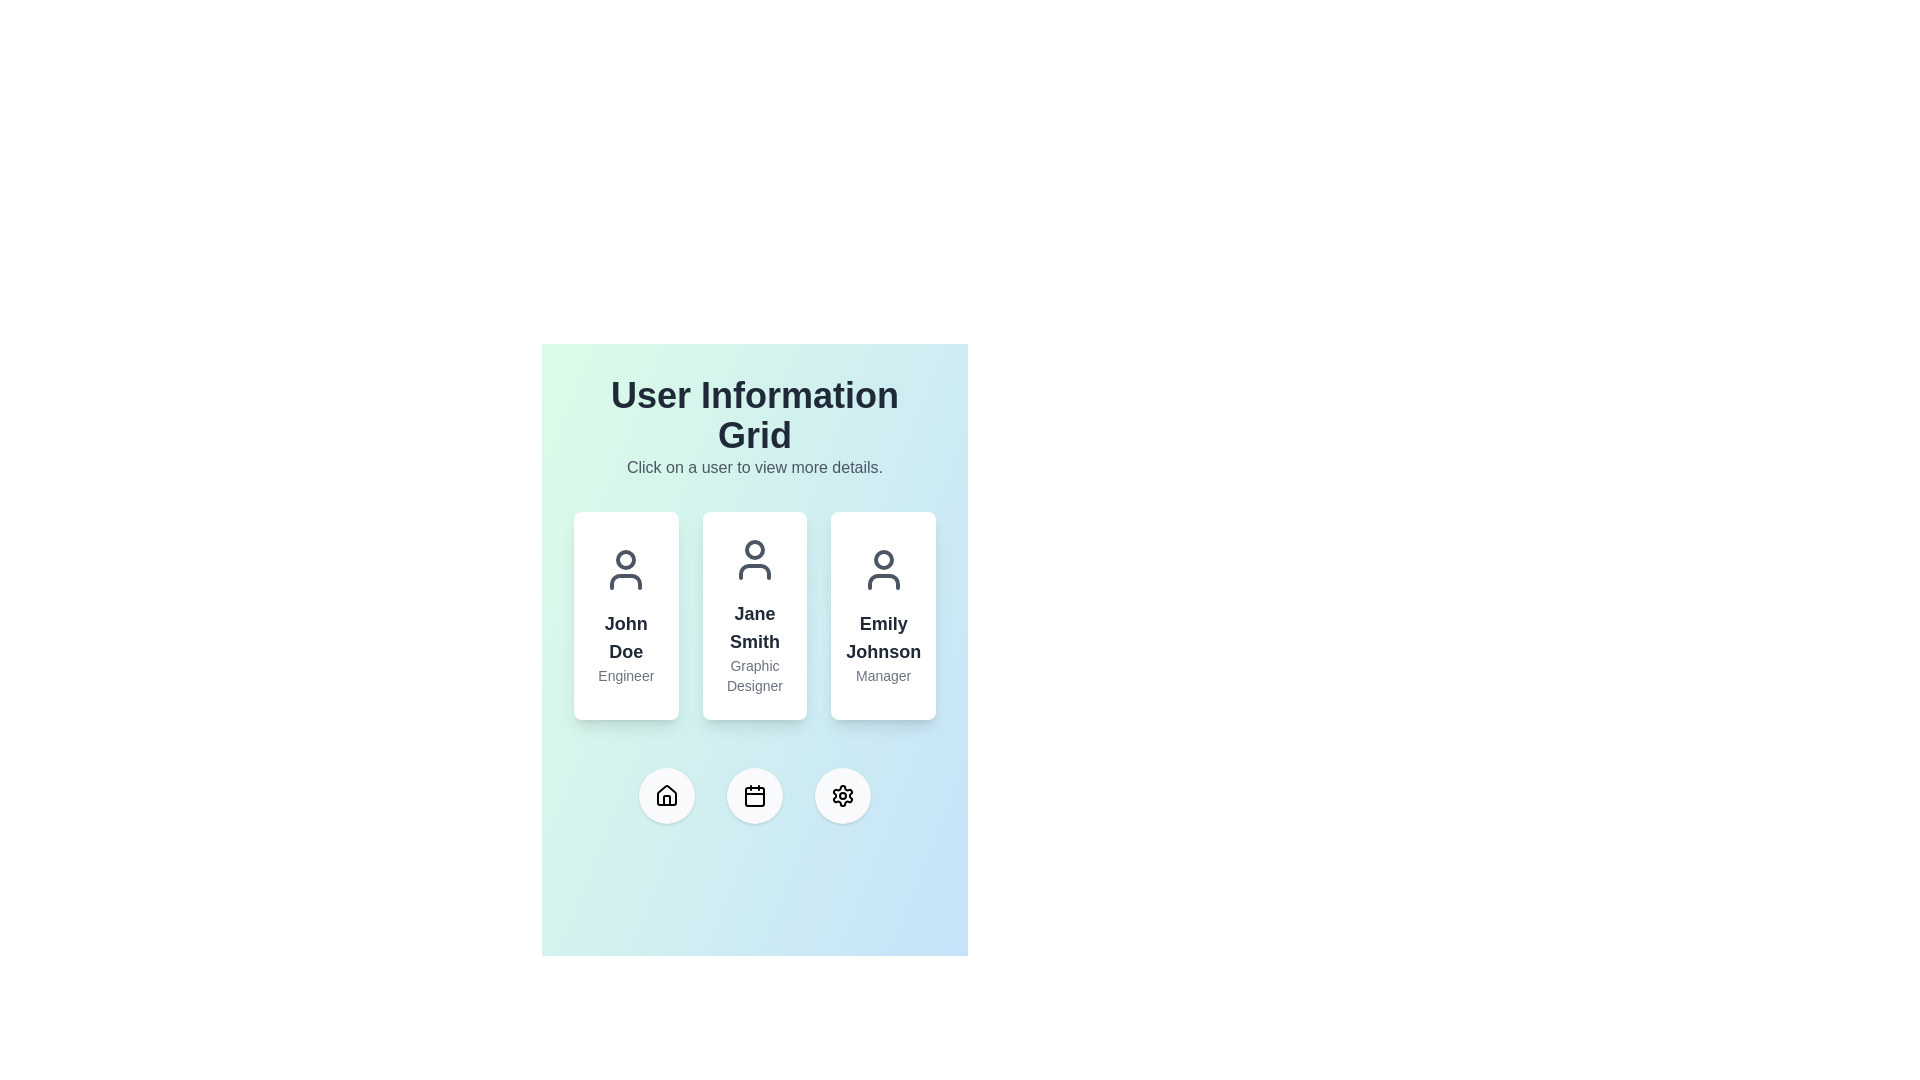 The image size is (1920, 1080). What do you see at coordinates (753, 559) in the screenshot?
I see `the Profile Icon representing the user 'Jane Smith', which is a circular head over a curved torso outline, centrally placed at the top of the card` at bounding box center [753, 559].